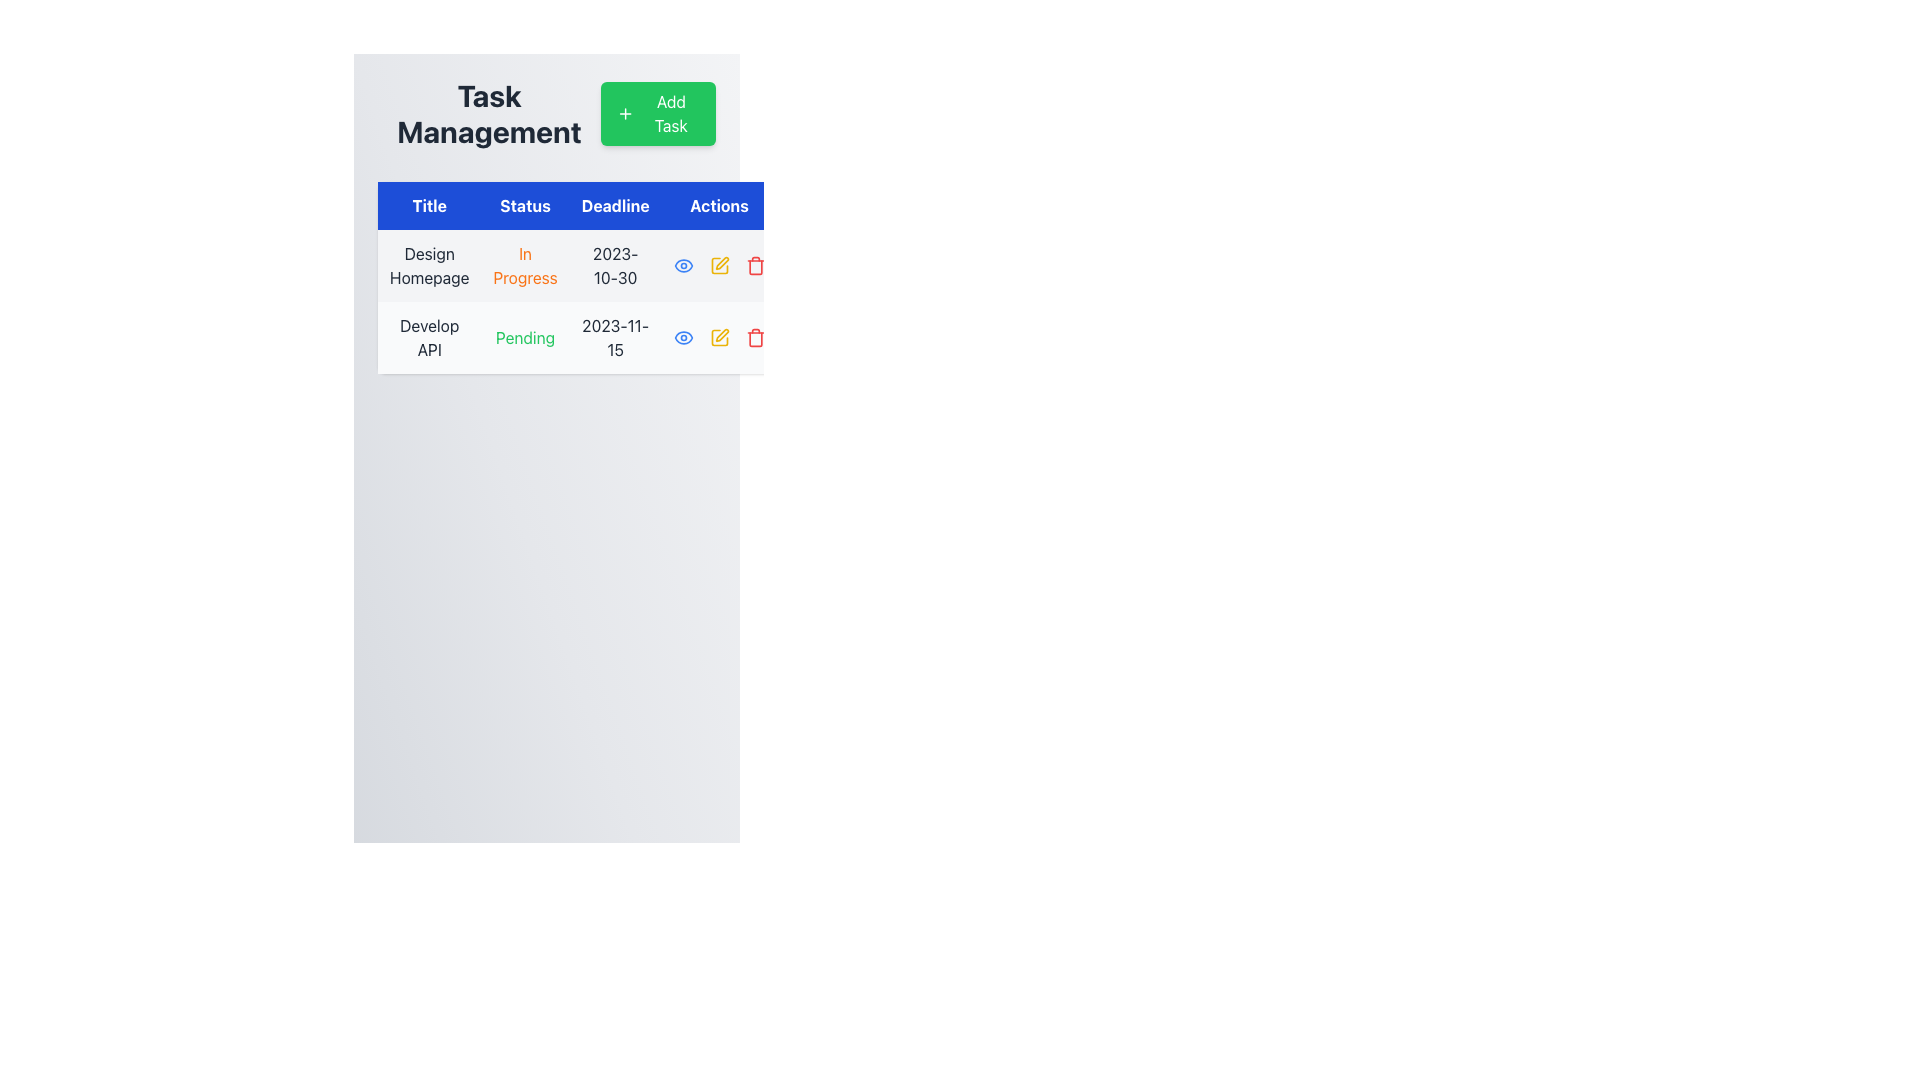 Image resolution: width=1920 pixels, height=1080 pixels. What do you see at coordinates (428, 265) in the screenshot?
I see `the 'Design Homepage' text label in the first cell under the 'Title' column of the table to focus on it` at bounding box center [428, 265].